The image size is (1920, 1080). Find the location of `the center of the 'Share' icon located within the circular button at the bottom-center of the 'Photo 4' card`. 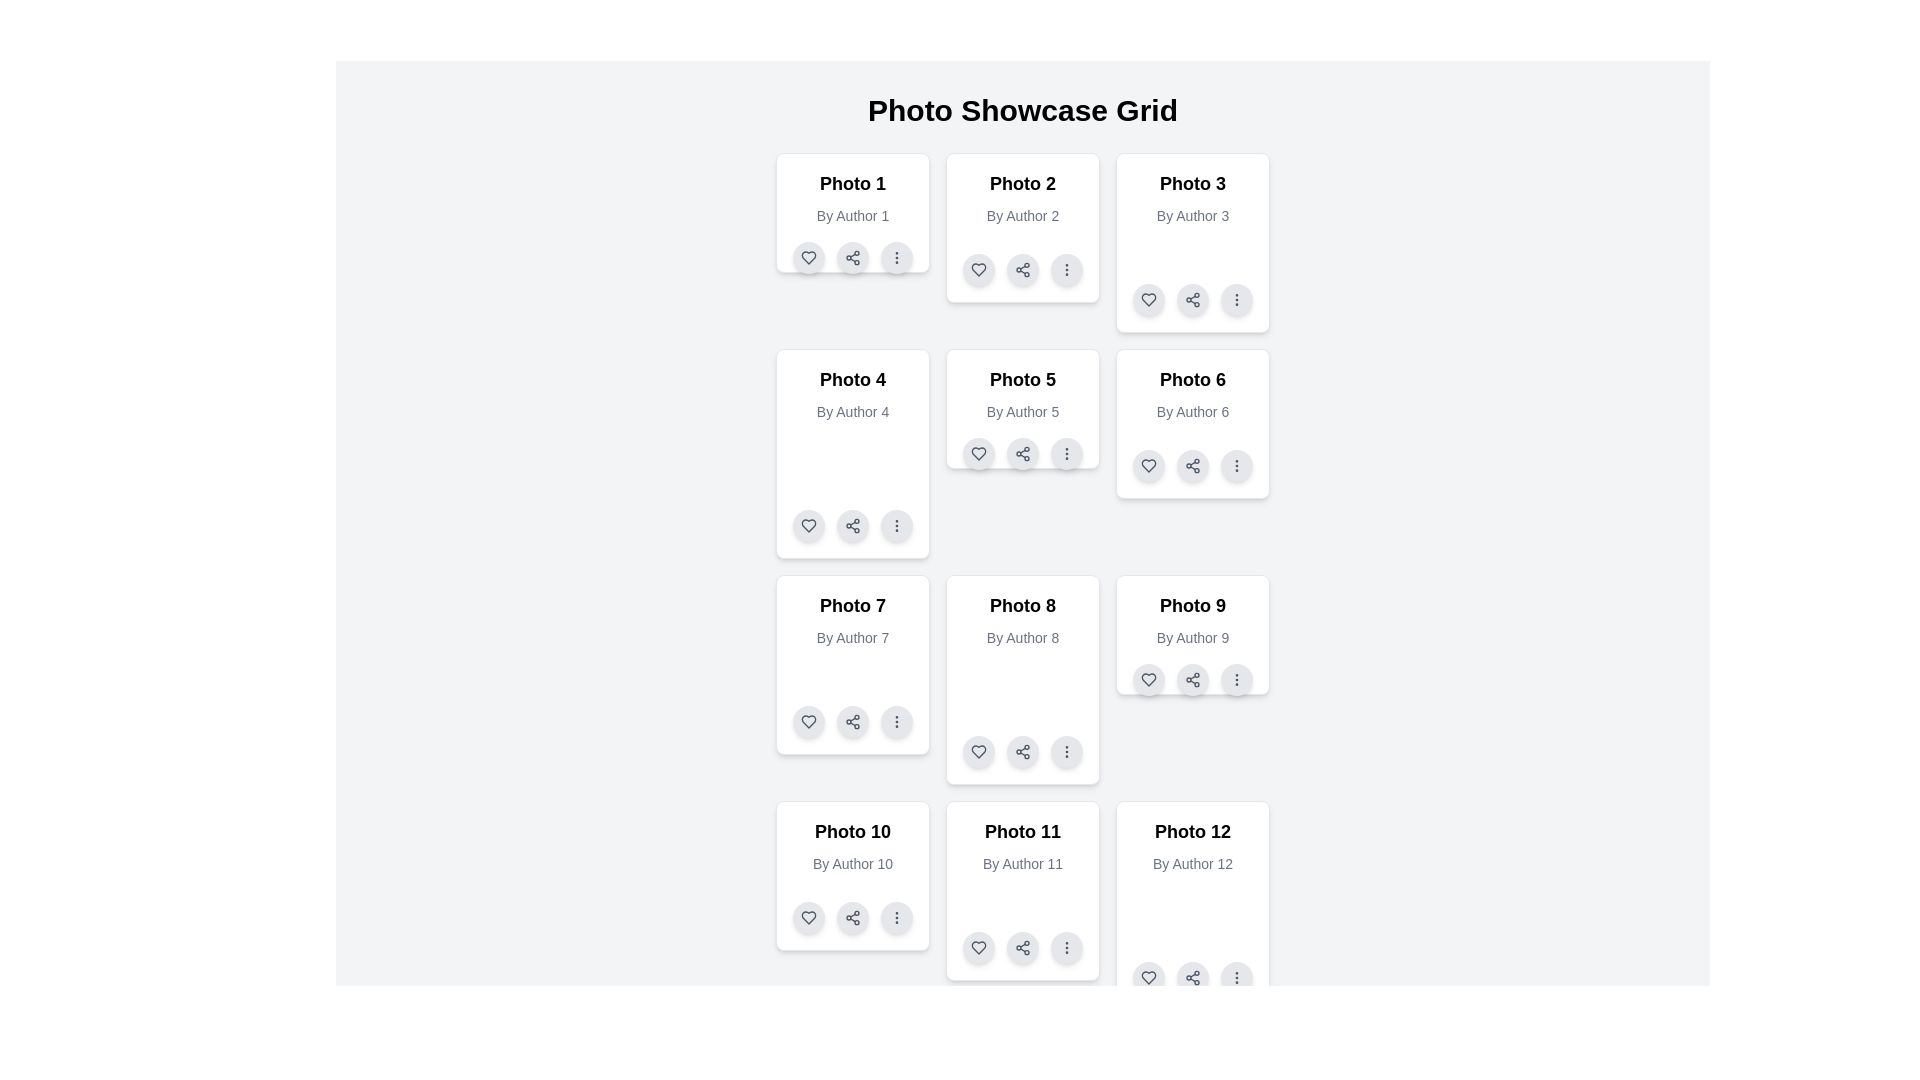

the center of the 'Share' icon located within the circular button at the bottom-center of the 'Photo 4' card is located at coordinates (853, 524).